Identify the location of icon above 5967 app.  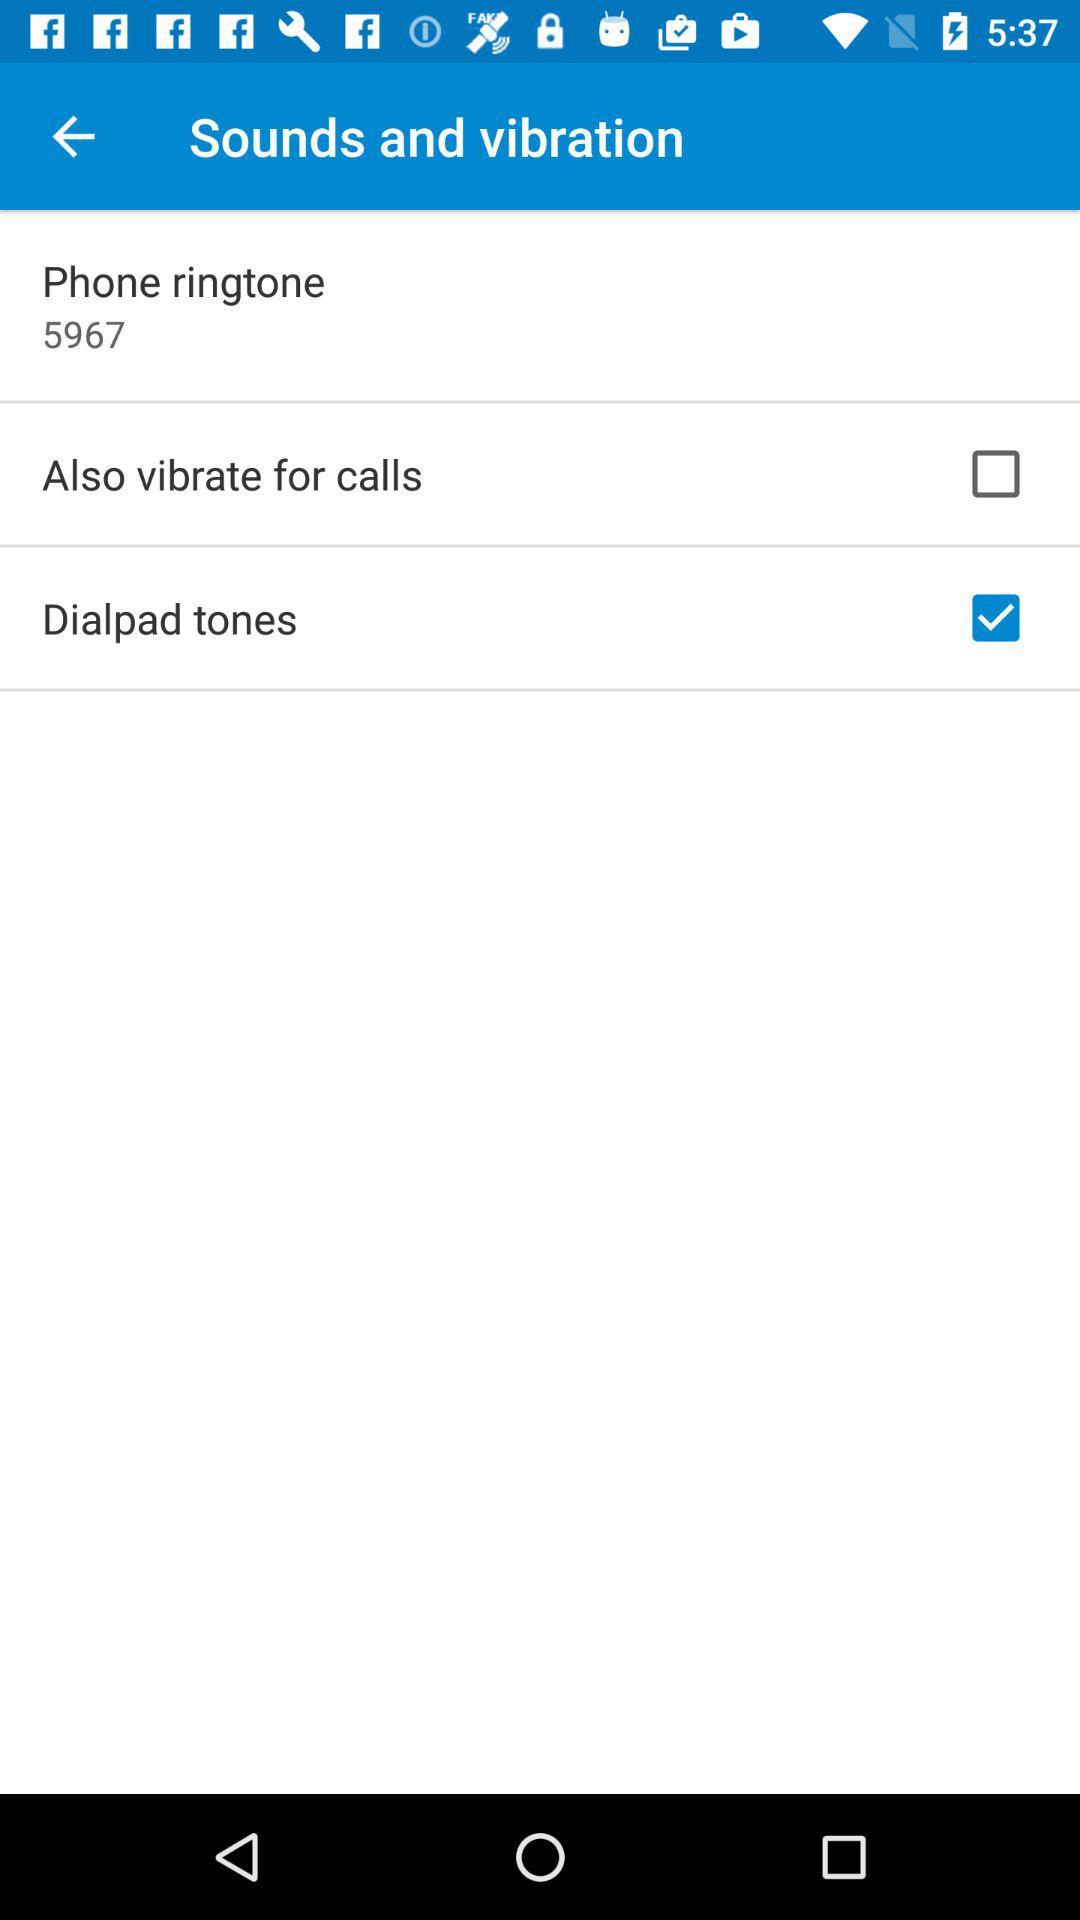
(183, 279).